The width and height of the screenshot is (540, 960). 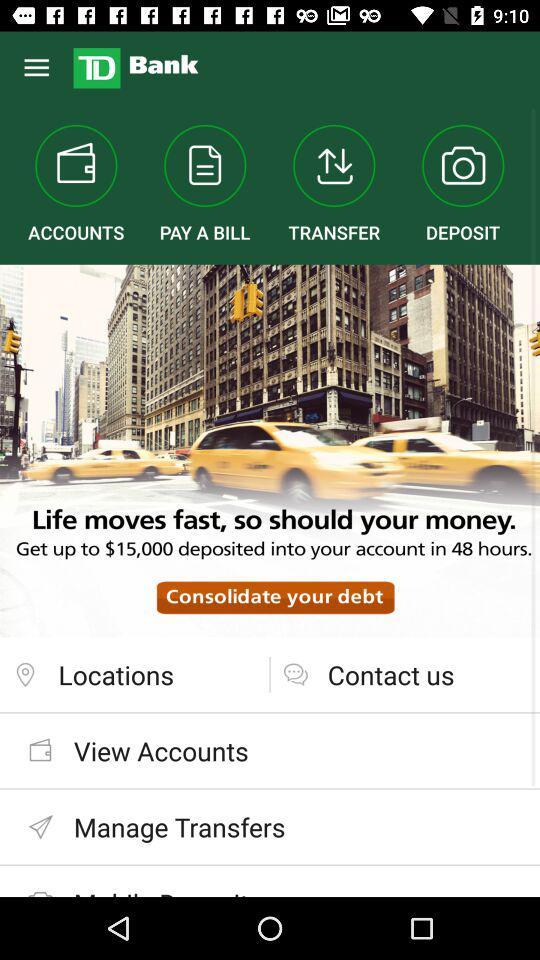 I want to click on the icon below manage transfers, so click(x=270, y=880).